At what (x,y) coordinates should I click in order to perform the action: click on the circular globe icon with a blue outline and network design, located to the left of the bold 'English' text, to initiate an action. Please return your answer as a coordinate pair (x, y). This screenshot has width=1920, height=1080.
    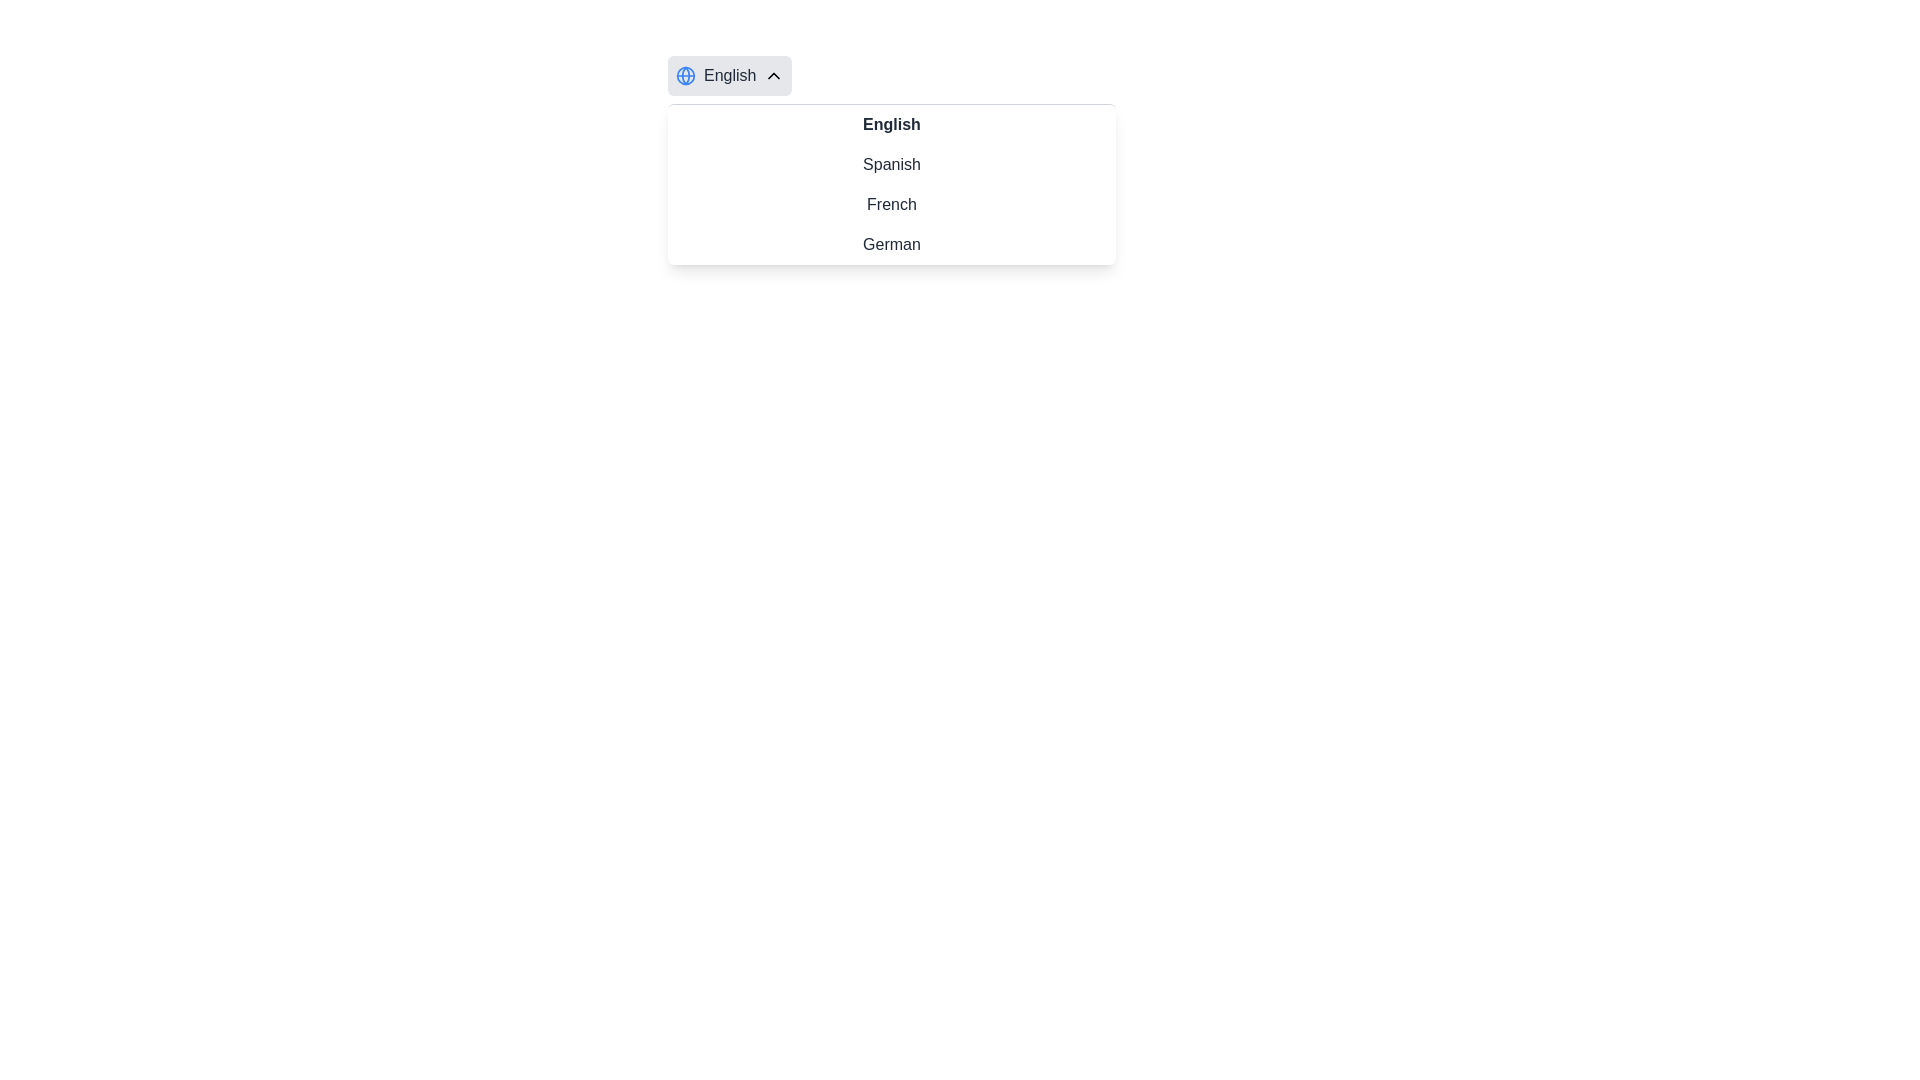
    Looking at the image, I should click on (686, 75).